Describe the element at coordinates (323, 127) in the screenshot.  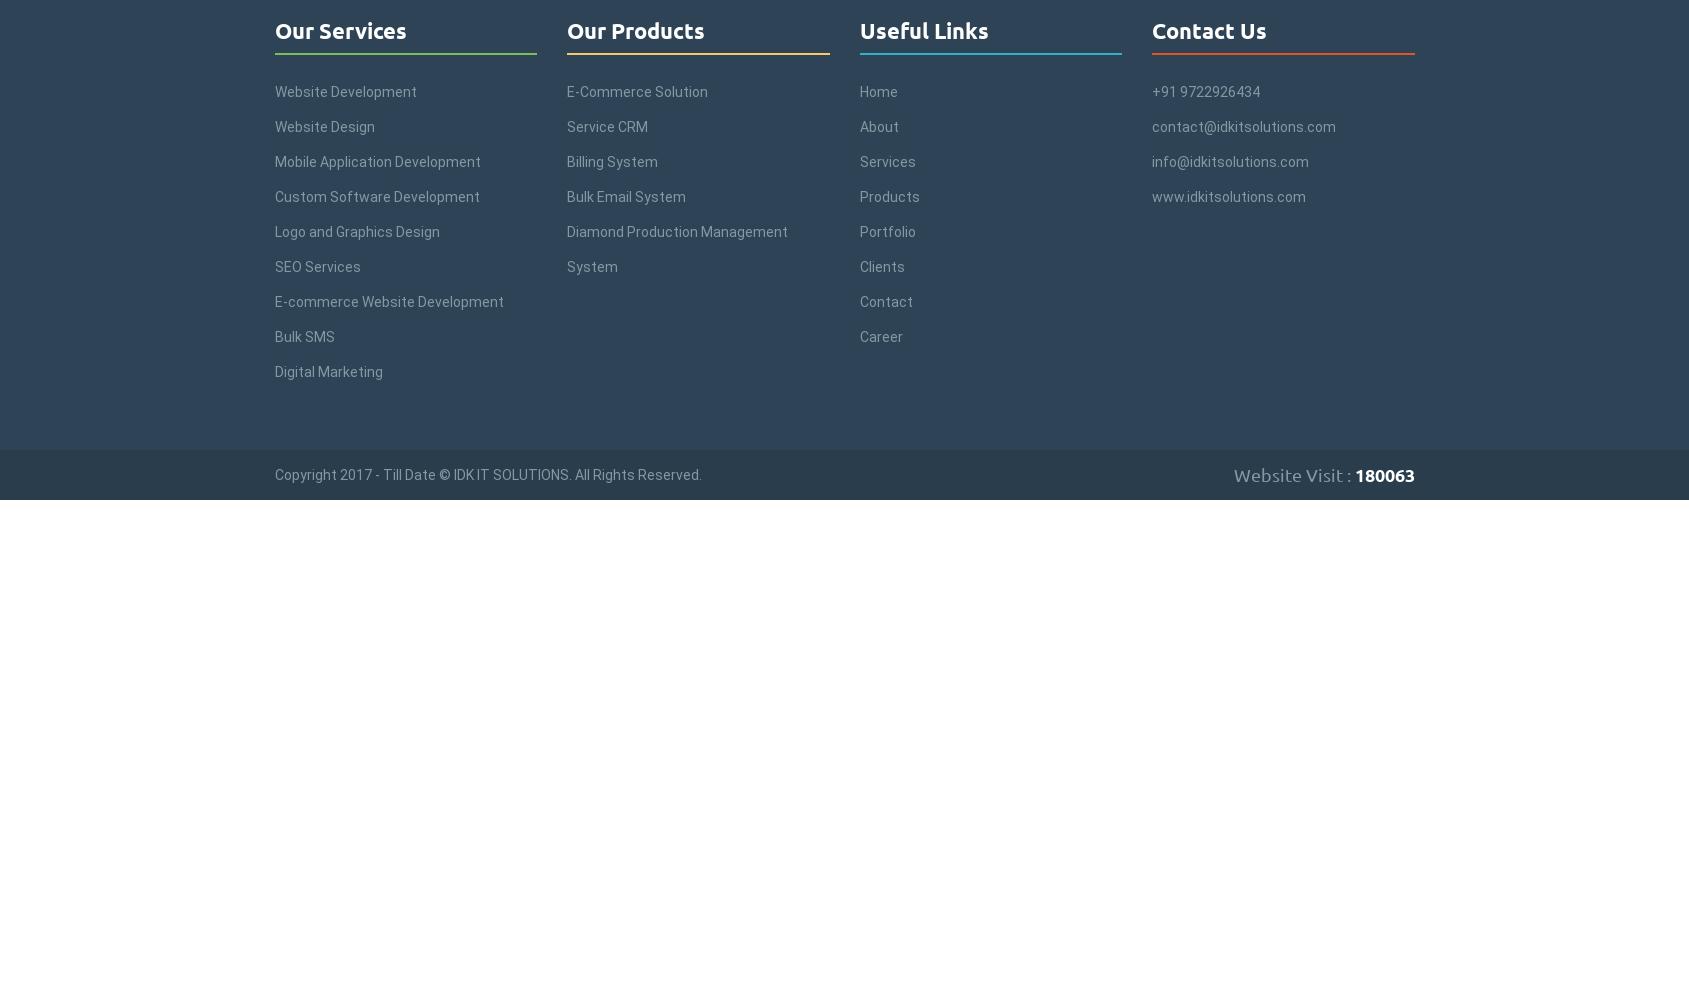
I see `'Website Design'` at that location.